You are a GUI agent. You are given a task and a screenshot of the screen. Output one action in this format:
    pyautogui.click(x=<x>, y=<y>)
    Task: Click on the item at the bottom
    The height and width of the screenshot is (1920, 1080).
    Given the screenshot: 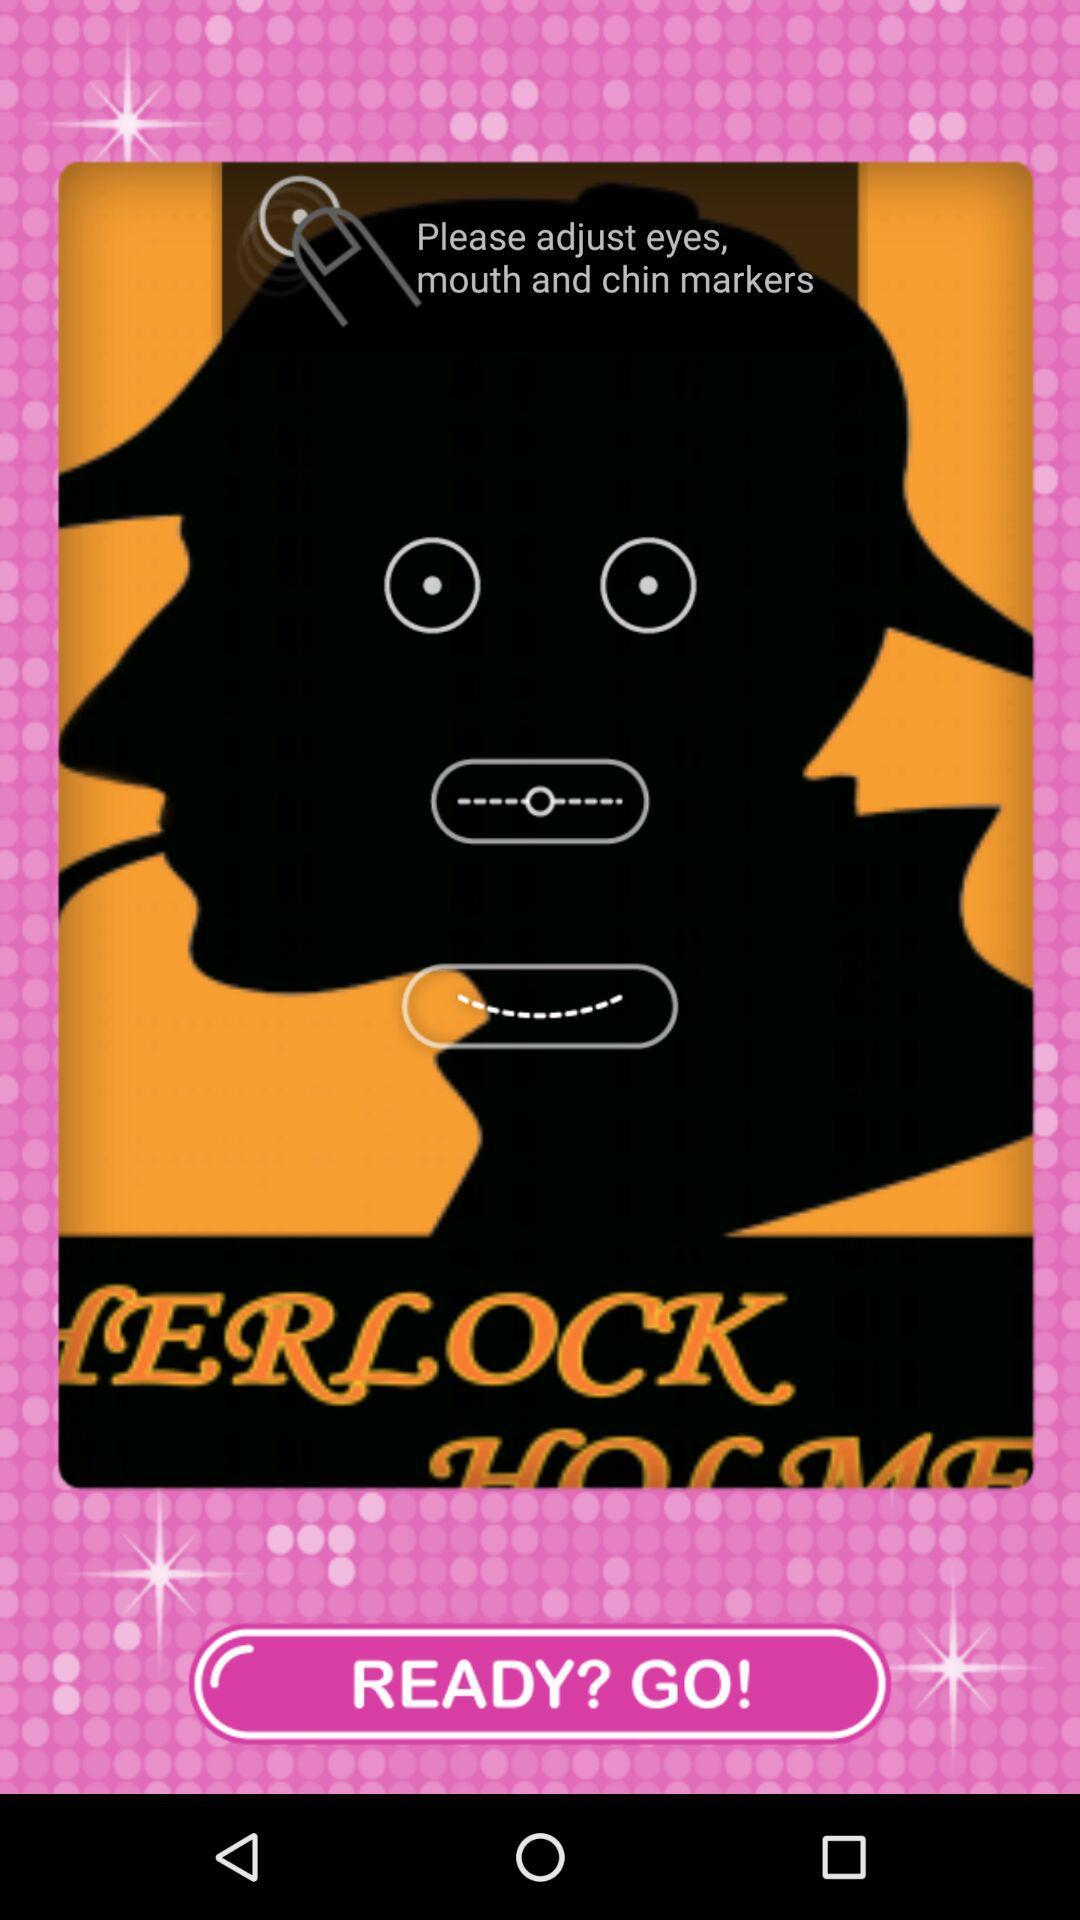 What is the action you would take?
    pyautogui.click(x=540, y=1682)
    